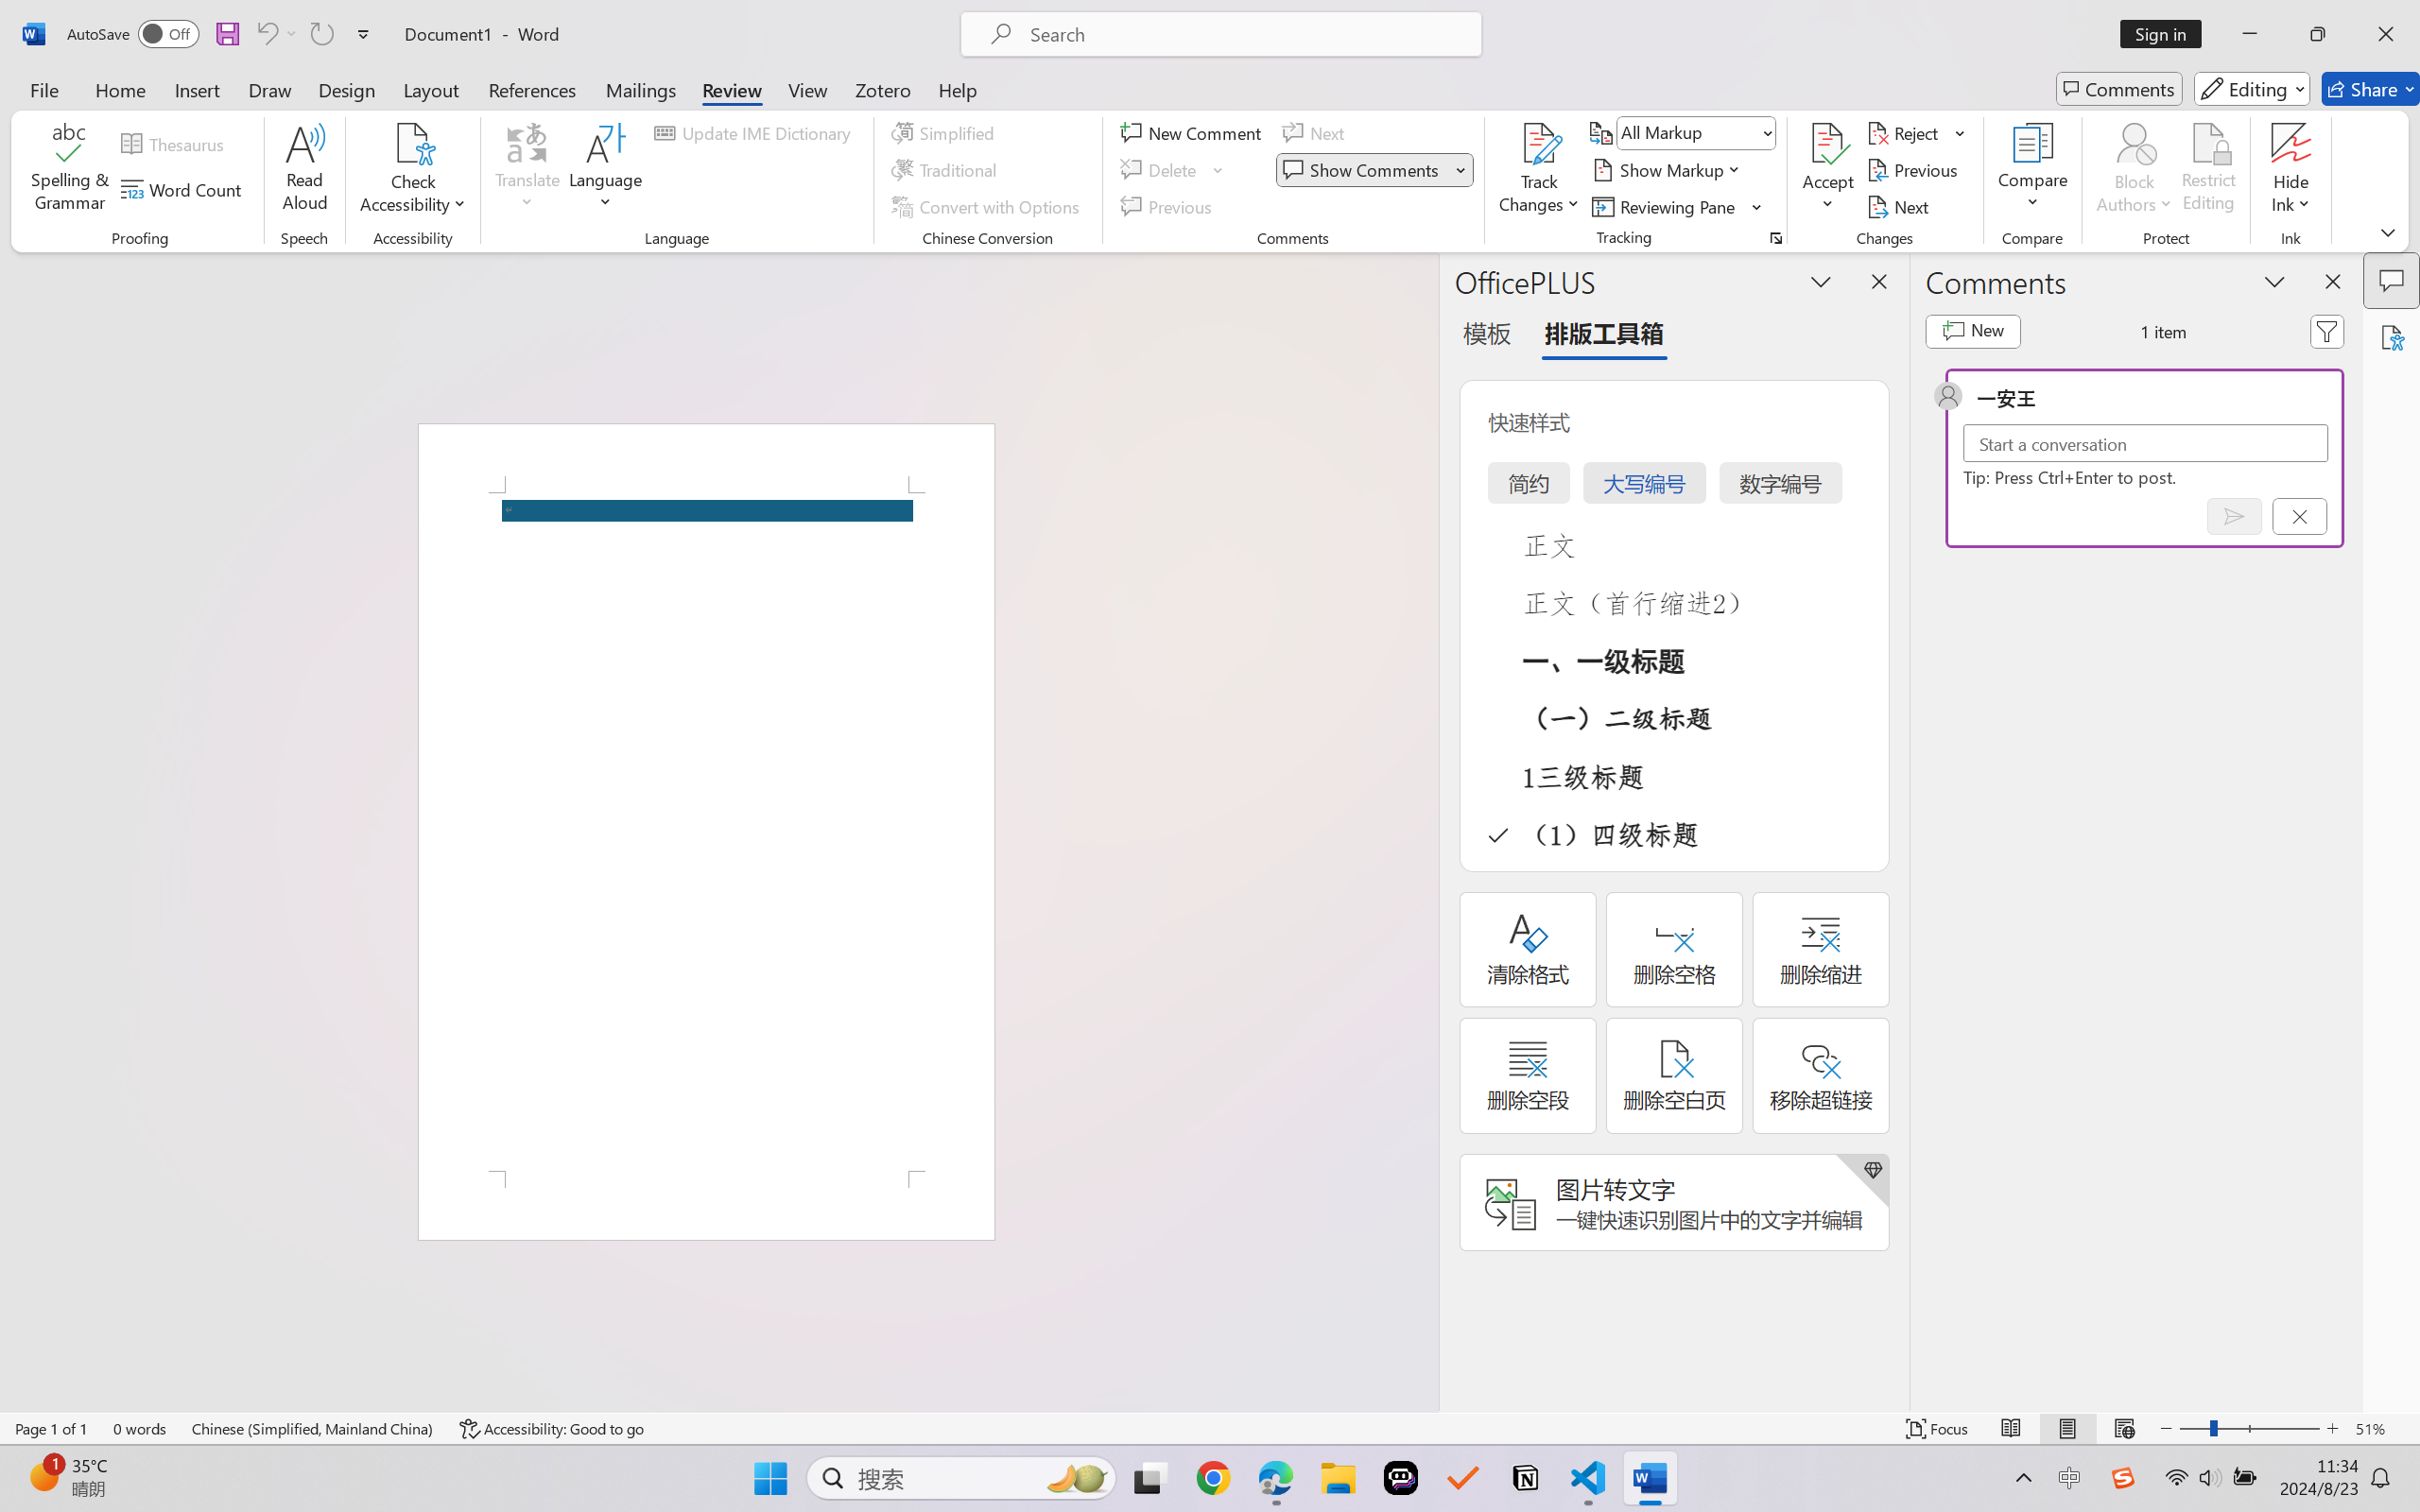 This screenshot has height=1512, width=2420. Describe the element at coordinates (755, 131) in the screenshot. I see `'Update IME Dictionary...'` at that location.